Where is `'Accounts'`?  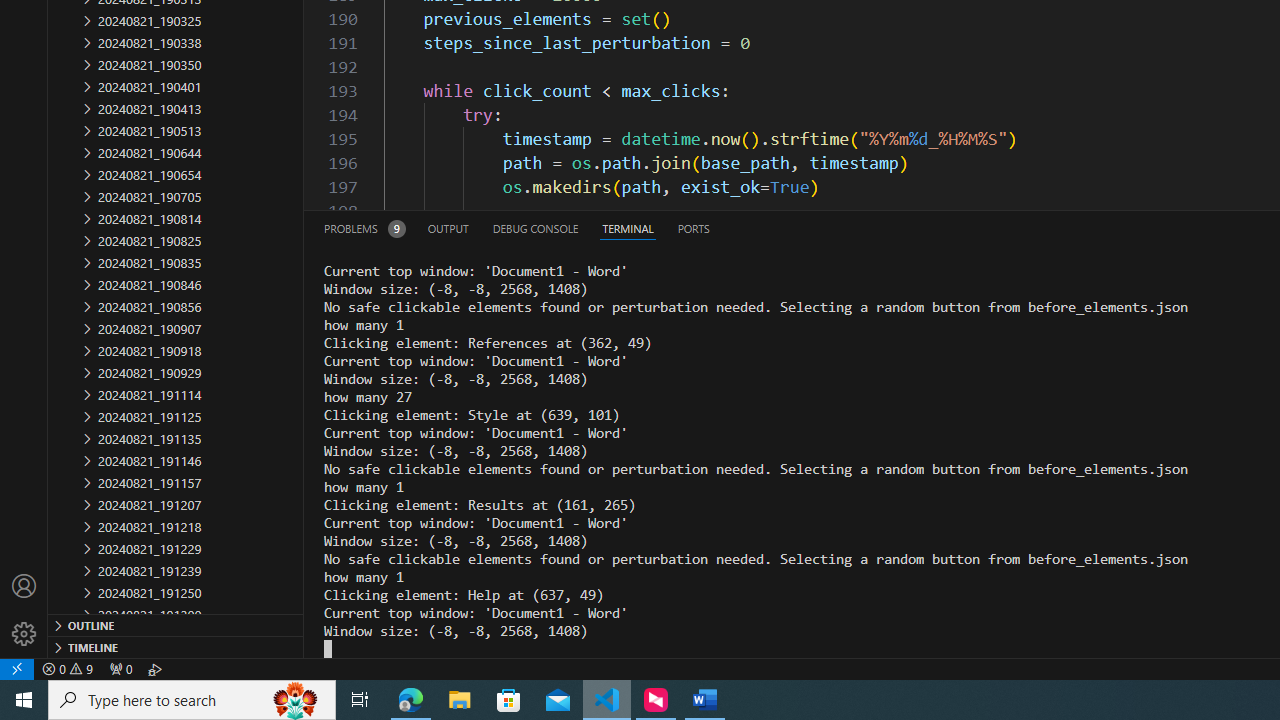
'Accounts' is located at coordinates (24, 585).